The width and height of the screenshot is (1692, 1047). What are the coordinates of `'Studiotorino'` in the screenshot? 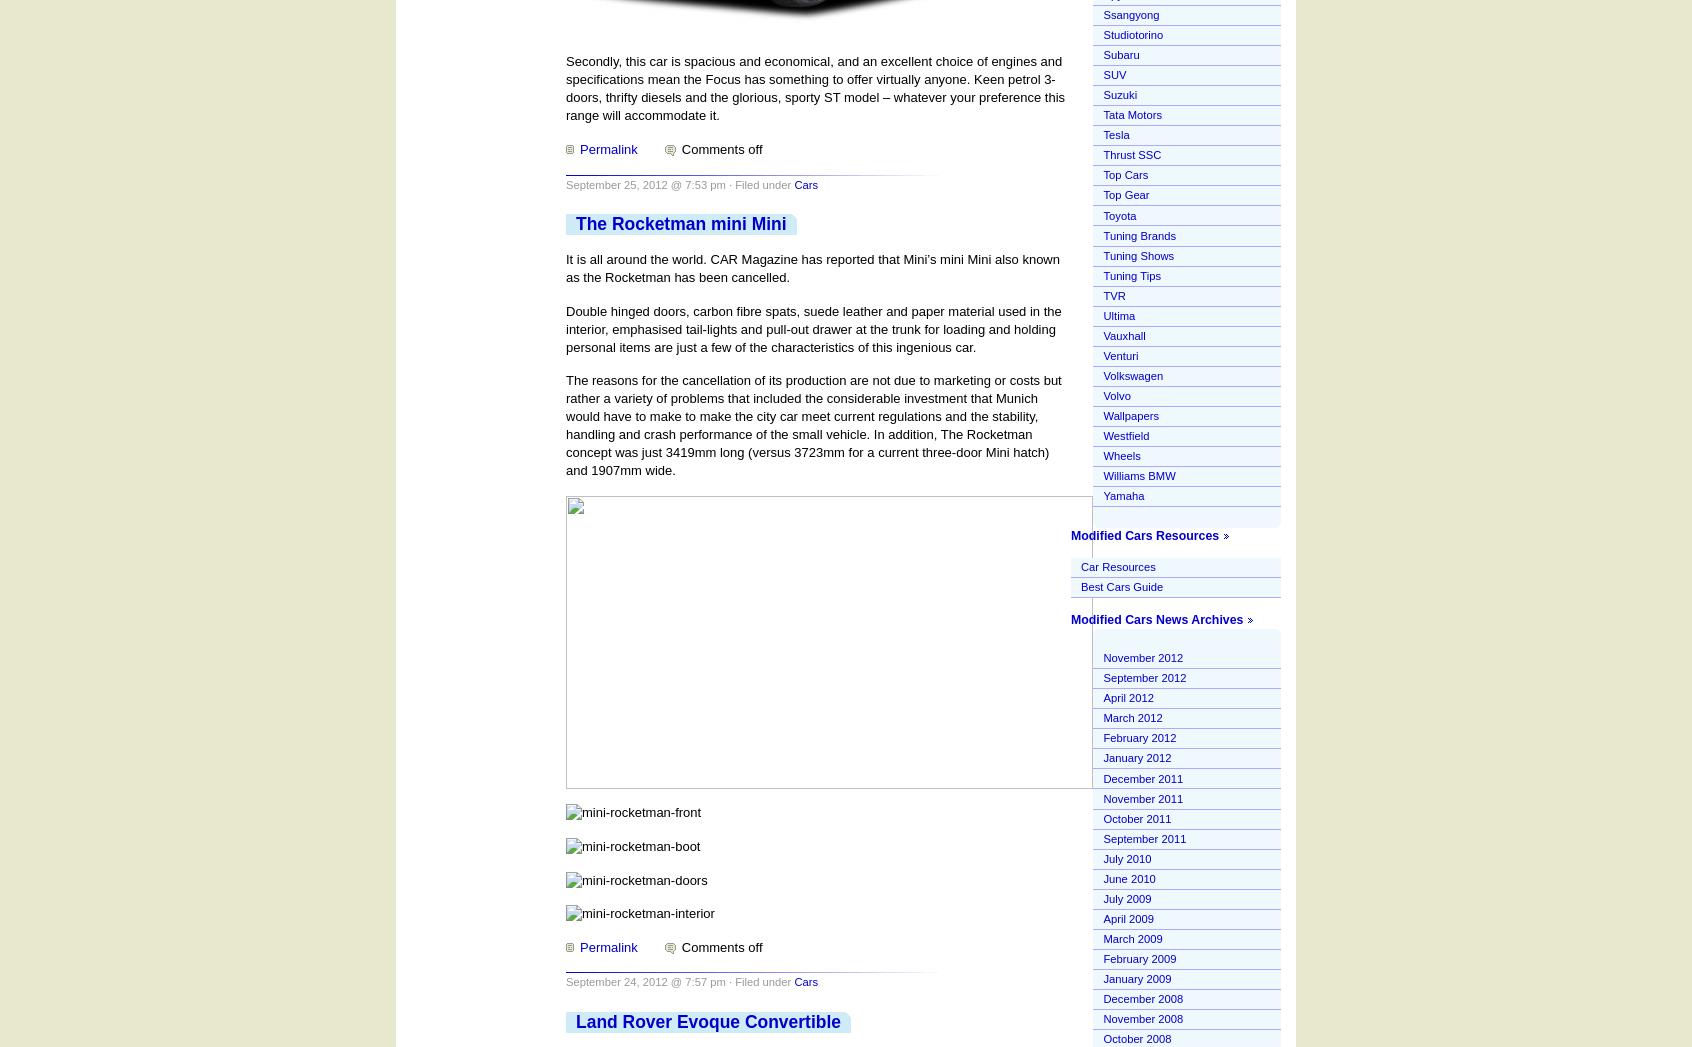 It's located at (1131, 33).